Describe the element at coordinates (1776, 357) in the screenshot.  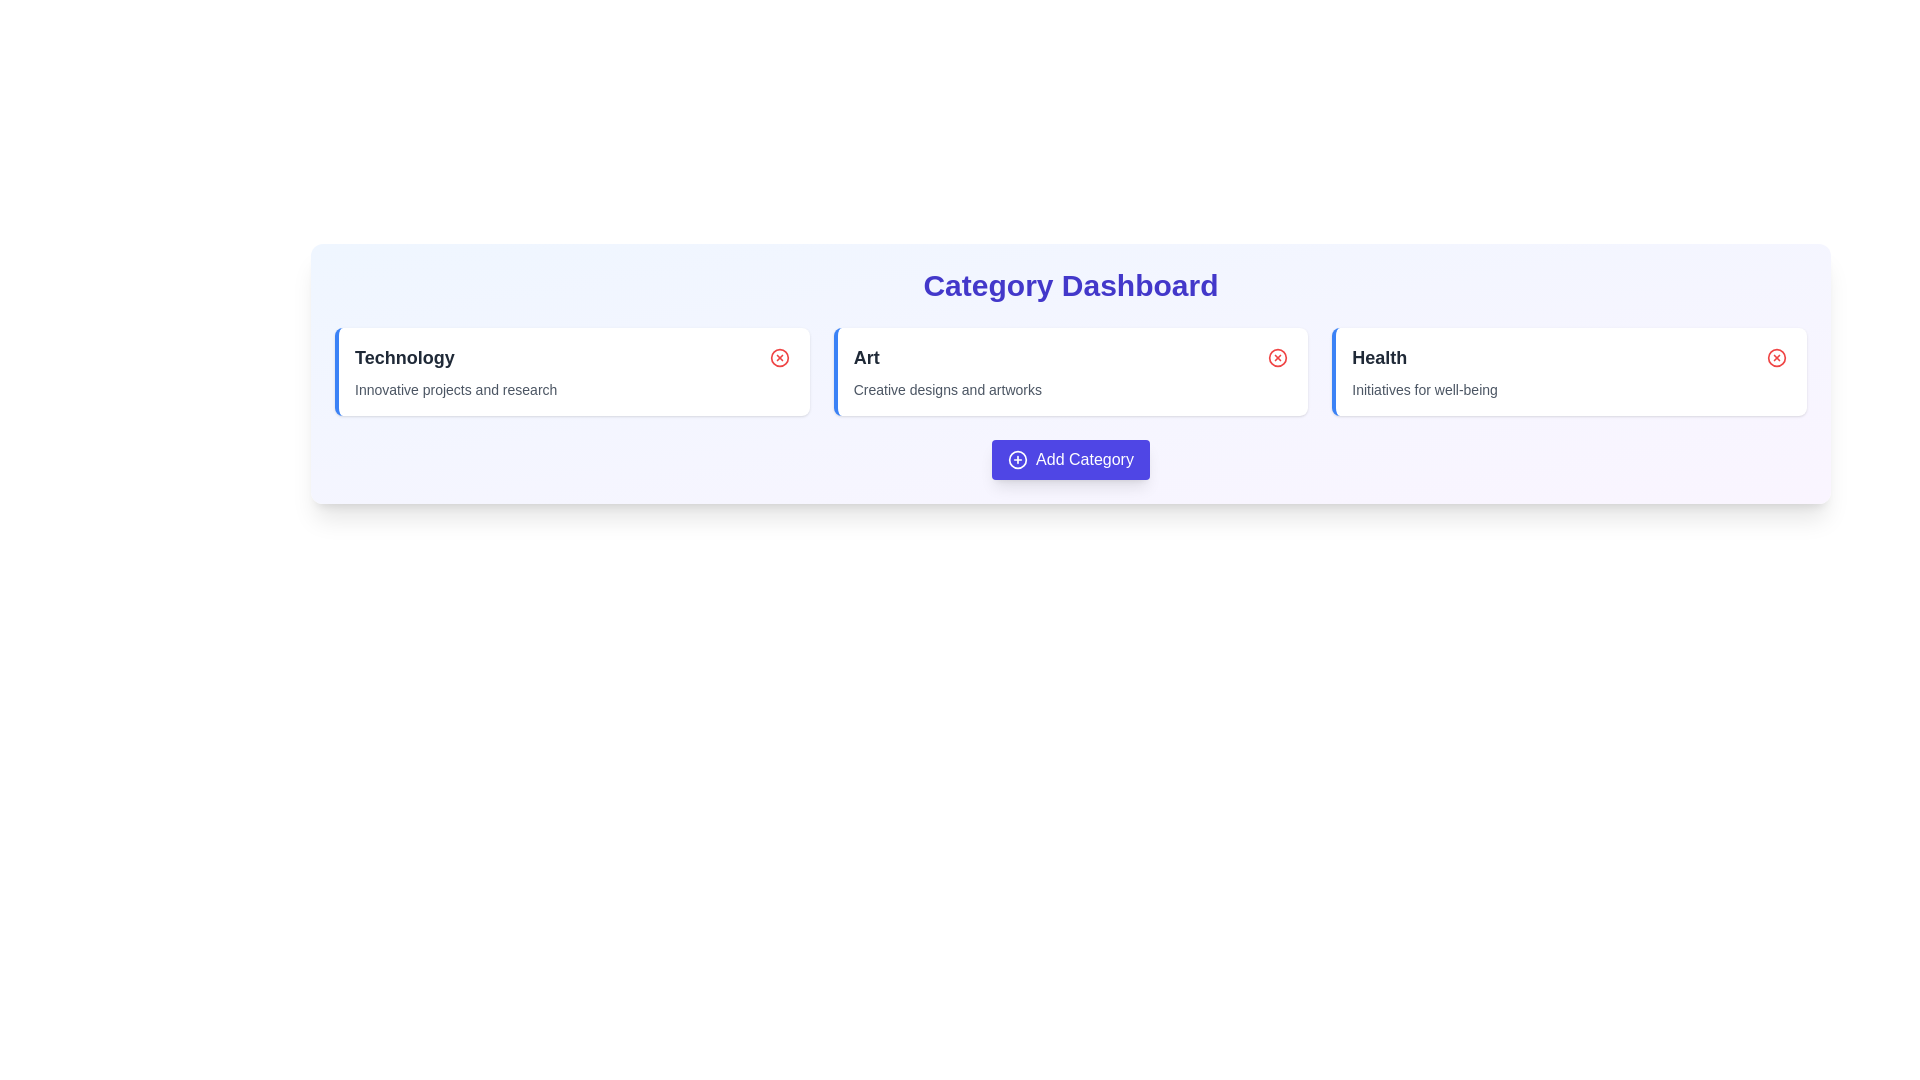
I see `the close or delete button located in the top-right corner of the 'Health' category section` at that location.